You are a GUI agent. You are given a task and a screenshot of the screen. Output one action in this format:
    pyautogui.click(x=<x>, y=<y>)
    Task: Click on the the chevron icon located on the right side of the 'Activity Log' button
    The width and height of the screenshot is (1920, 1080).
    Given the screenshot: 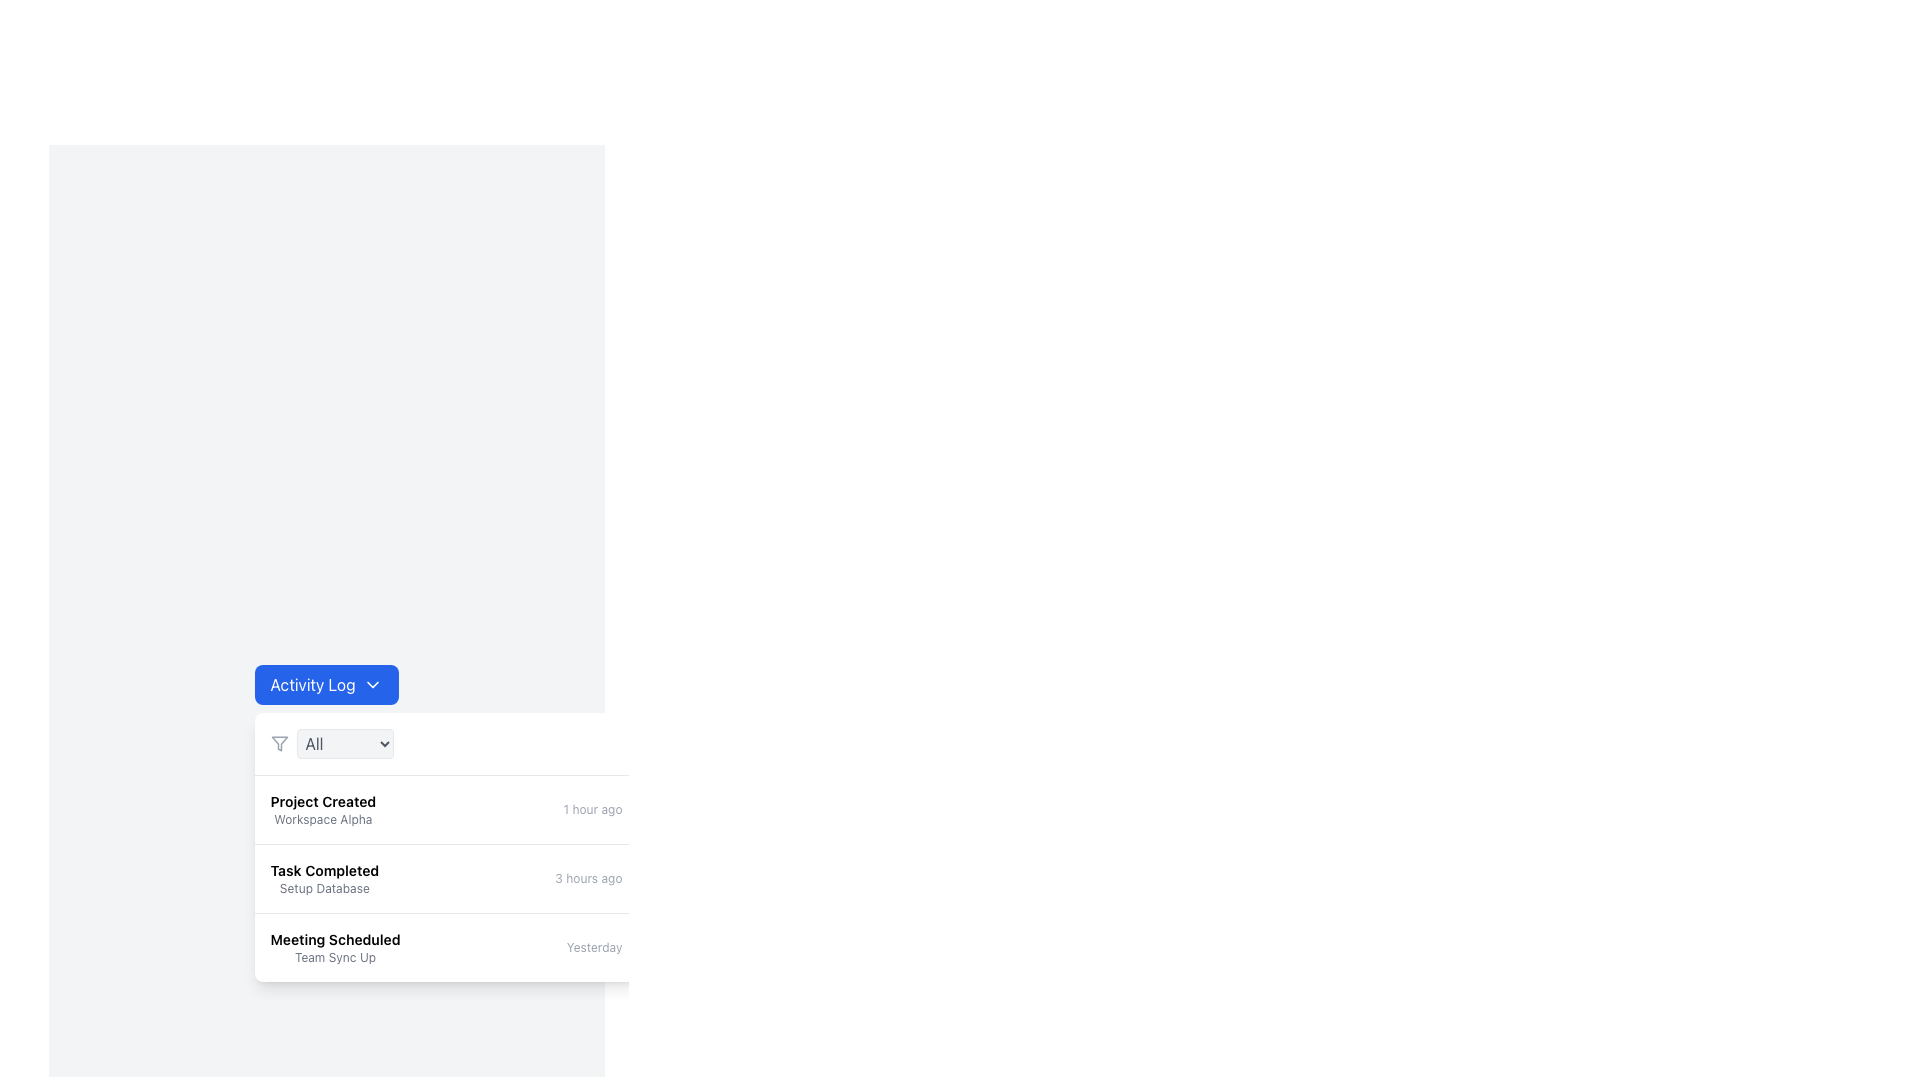 What is the action you would take?
    pyautogui.click(x=373, y=684)
    